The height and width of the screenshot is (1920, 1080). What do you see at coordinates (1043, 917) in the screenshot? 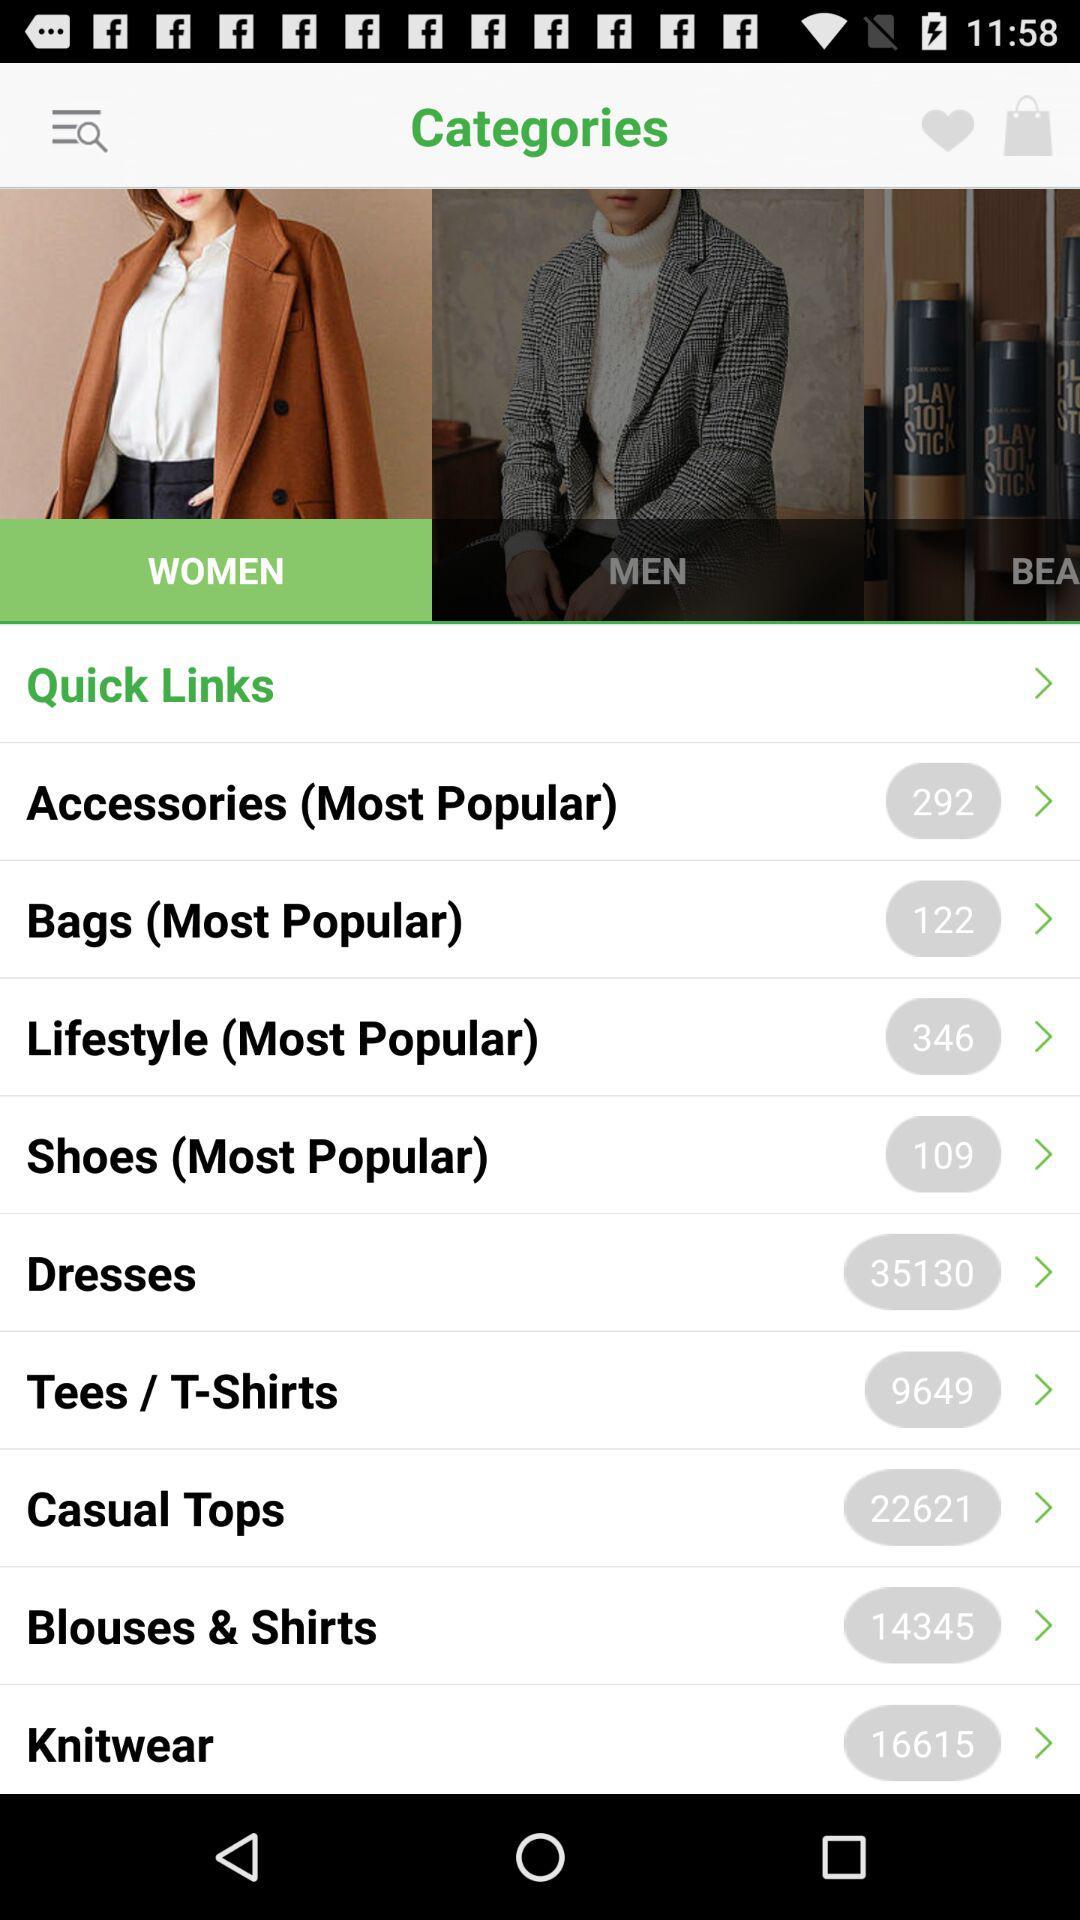
I see `button right to the number 122` at bounding box center [1043, 917].